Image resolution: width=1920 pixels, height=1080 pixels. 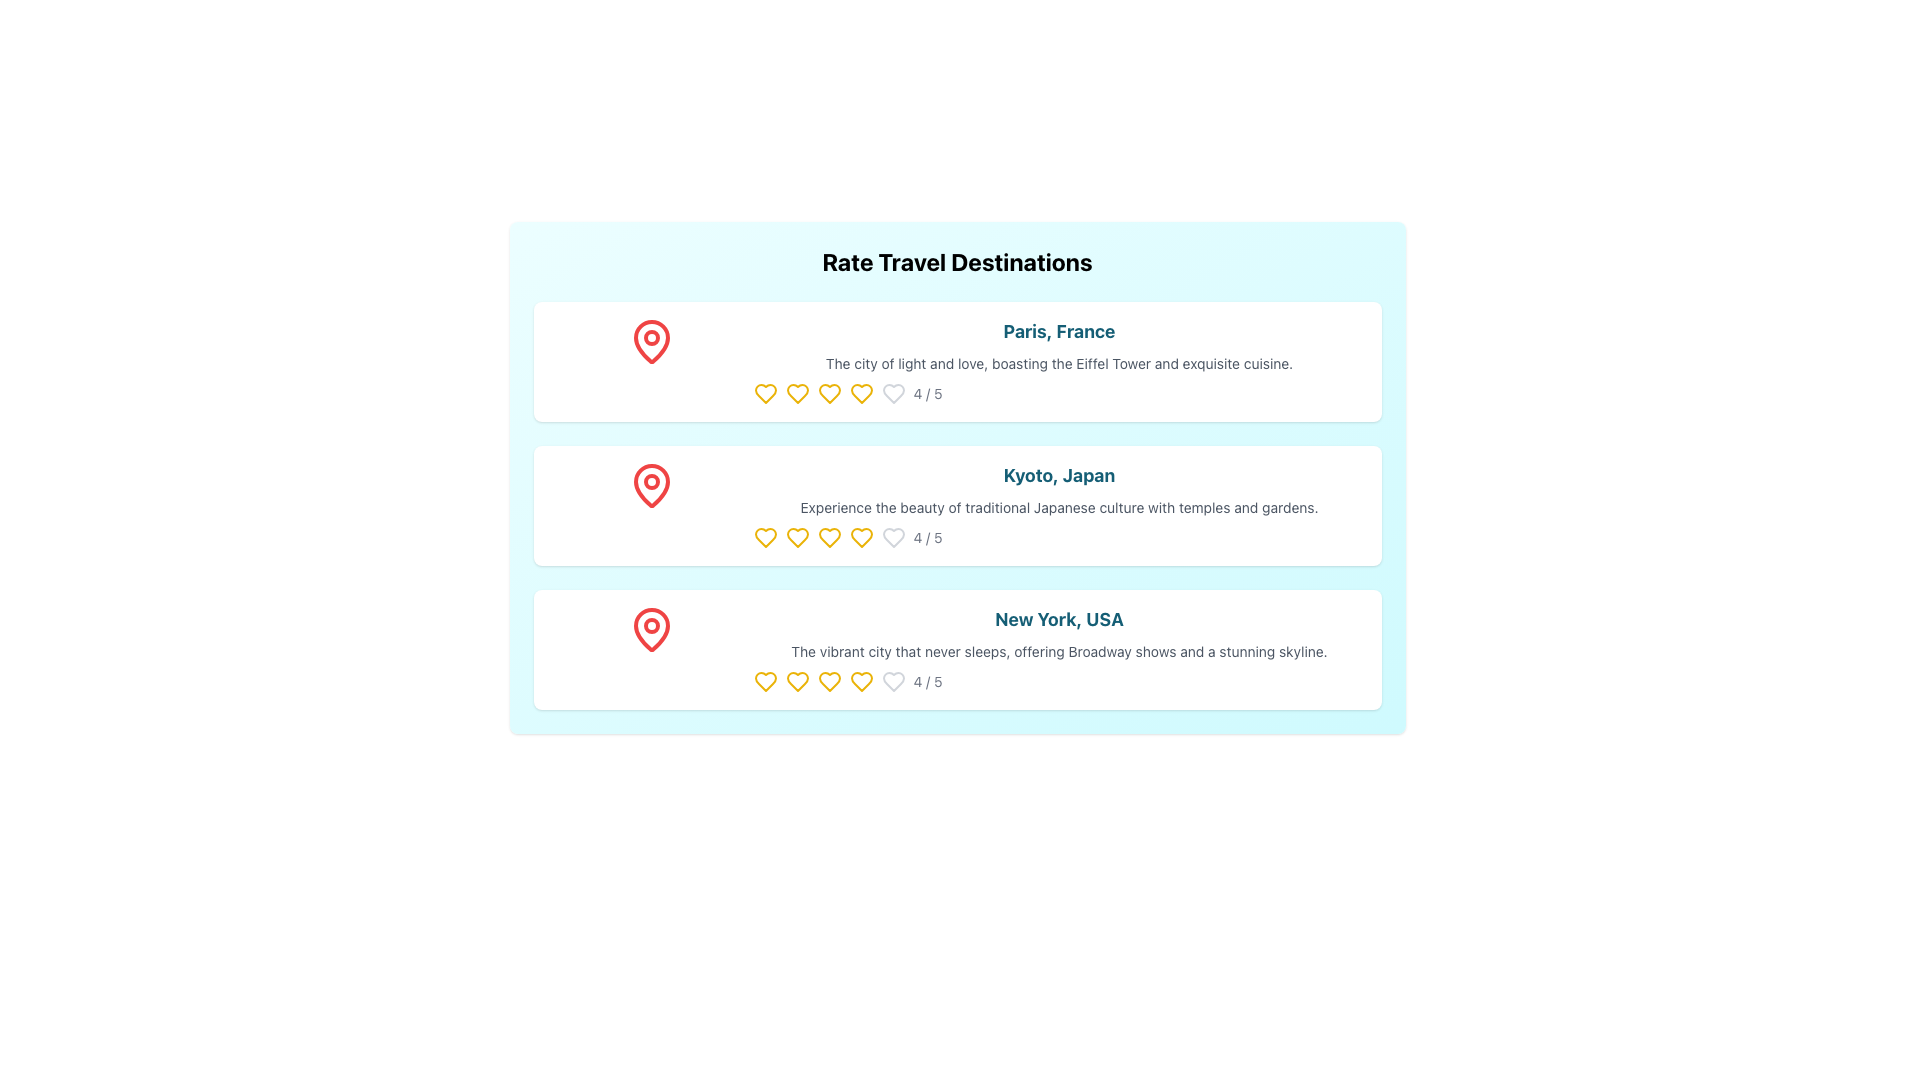 What do you see at coordinates (1058, 619) in the screenshot?
I see `the text label that serves as the title for the city description of New York, which is the third entry in the list of destinations` at bounding box center [1058, 619].